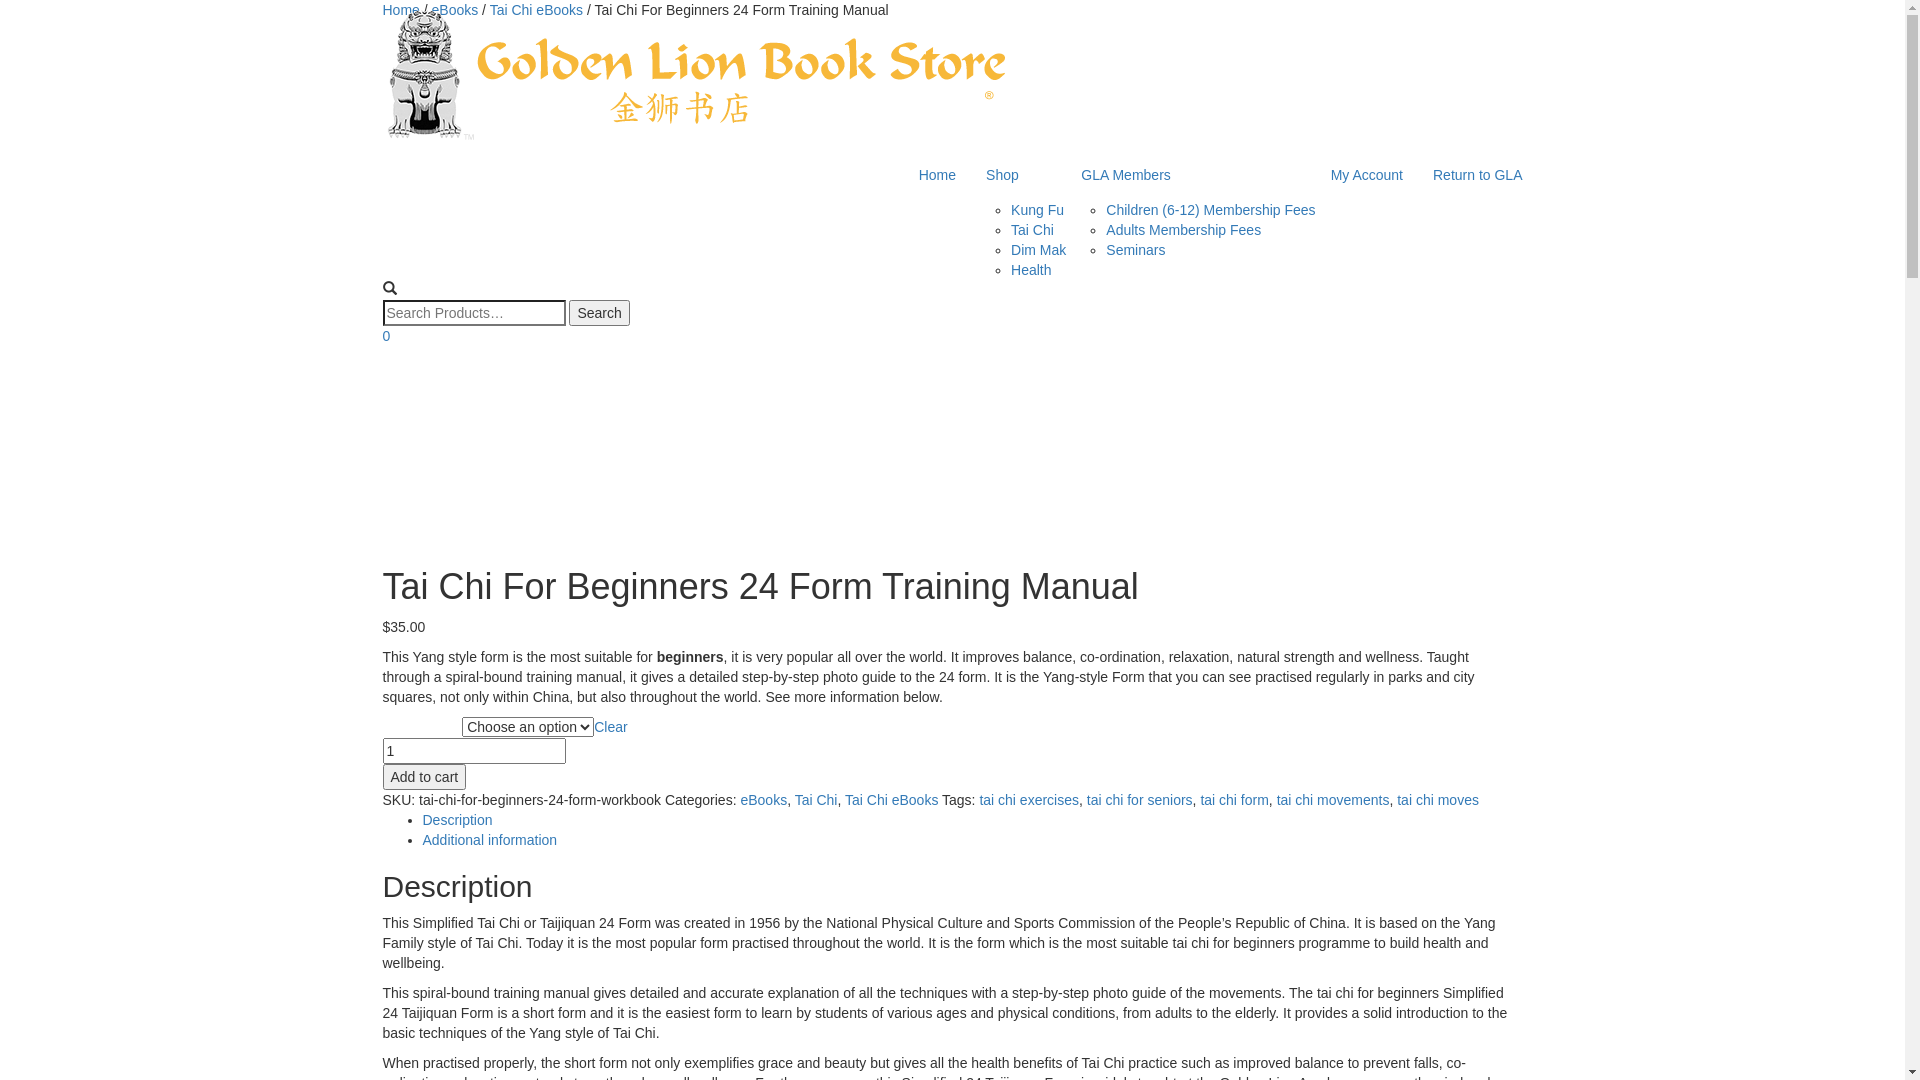 The image size is (1920, 1080). I want to click on 'Health', so click(1011, 270).